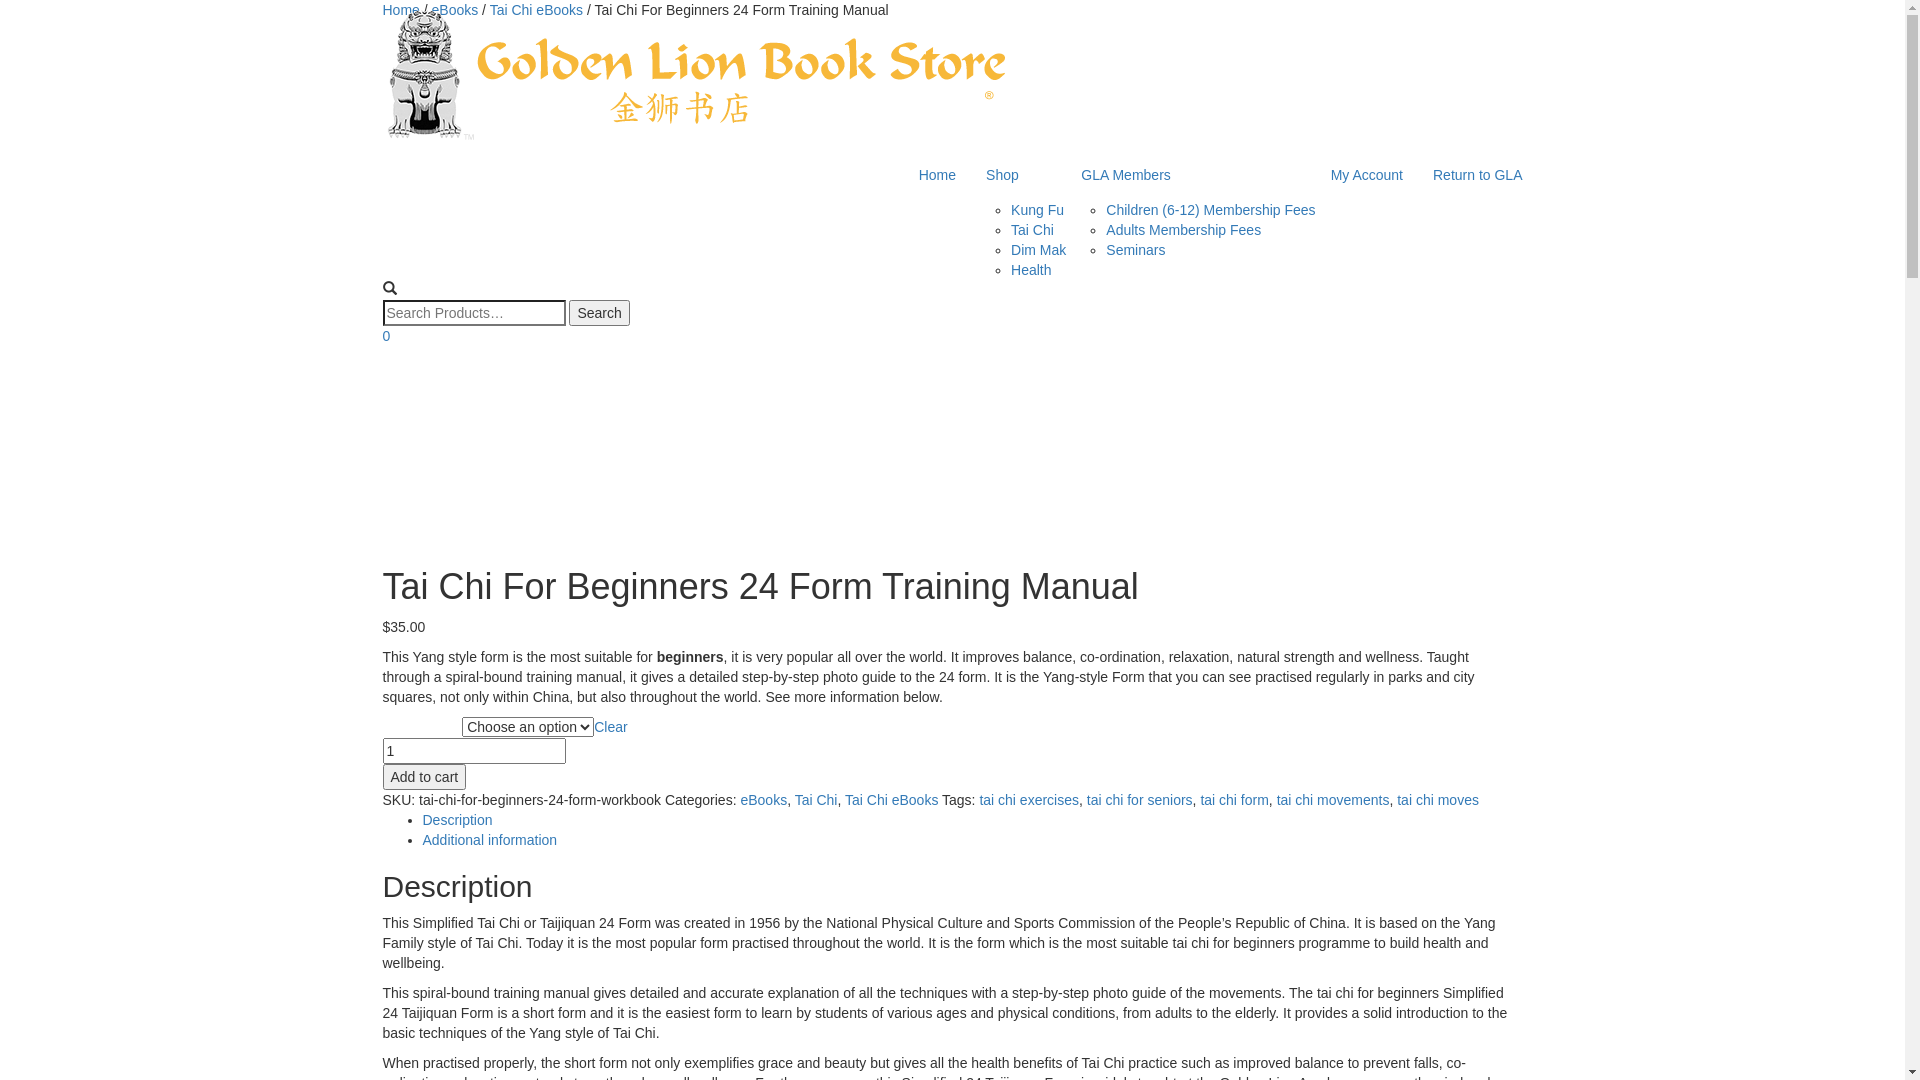 The image size is (1920, 1080). I want to click on 'Health', so click(1011, 270).